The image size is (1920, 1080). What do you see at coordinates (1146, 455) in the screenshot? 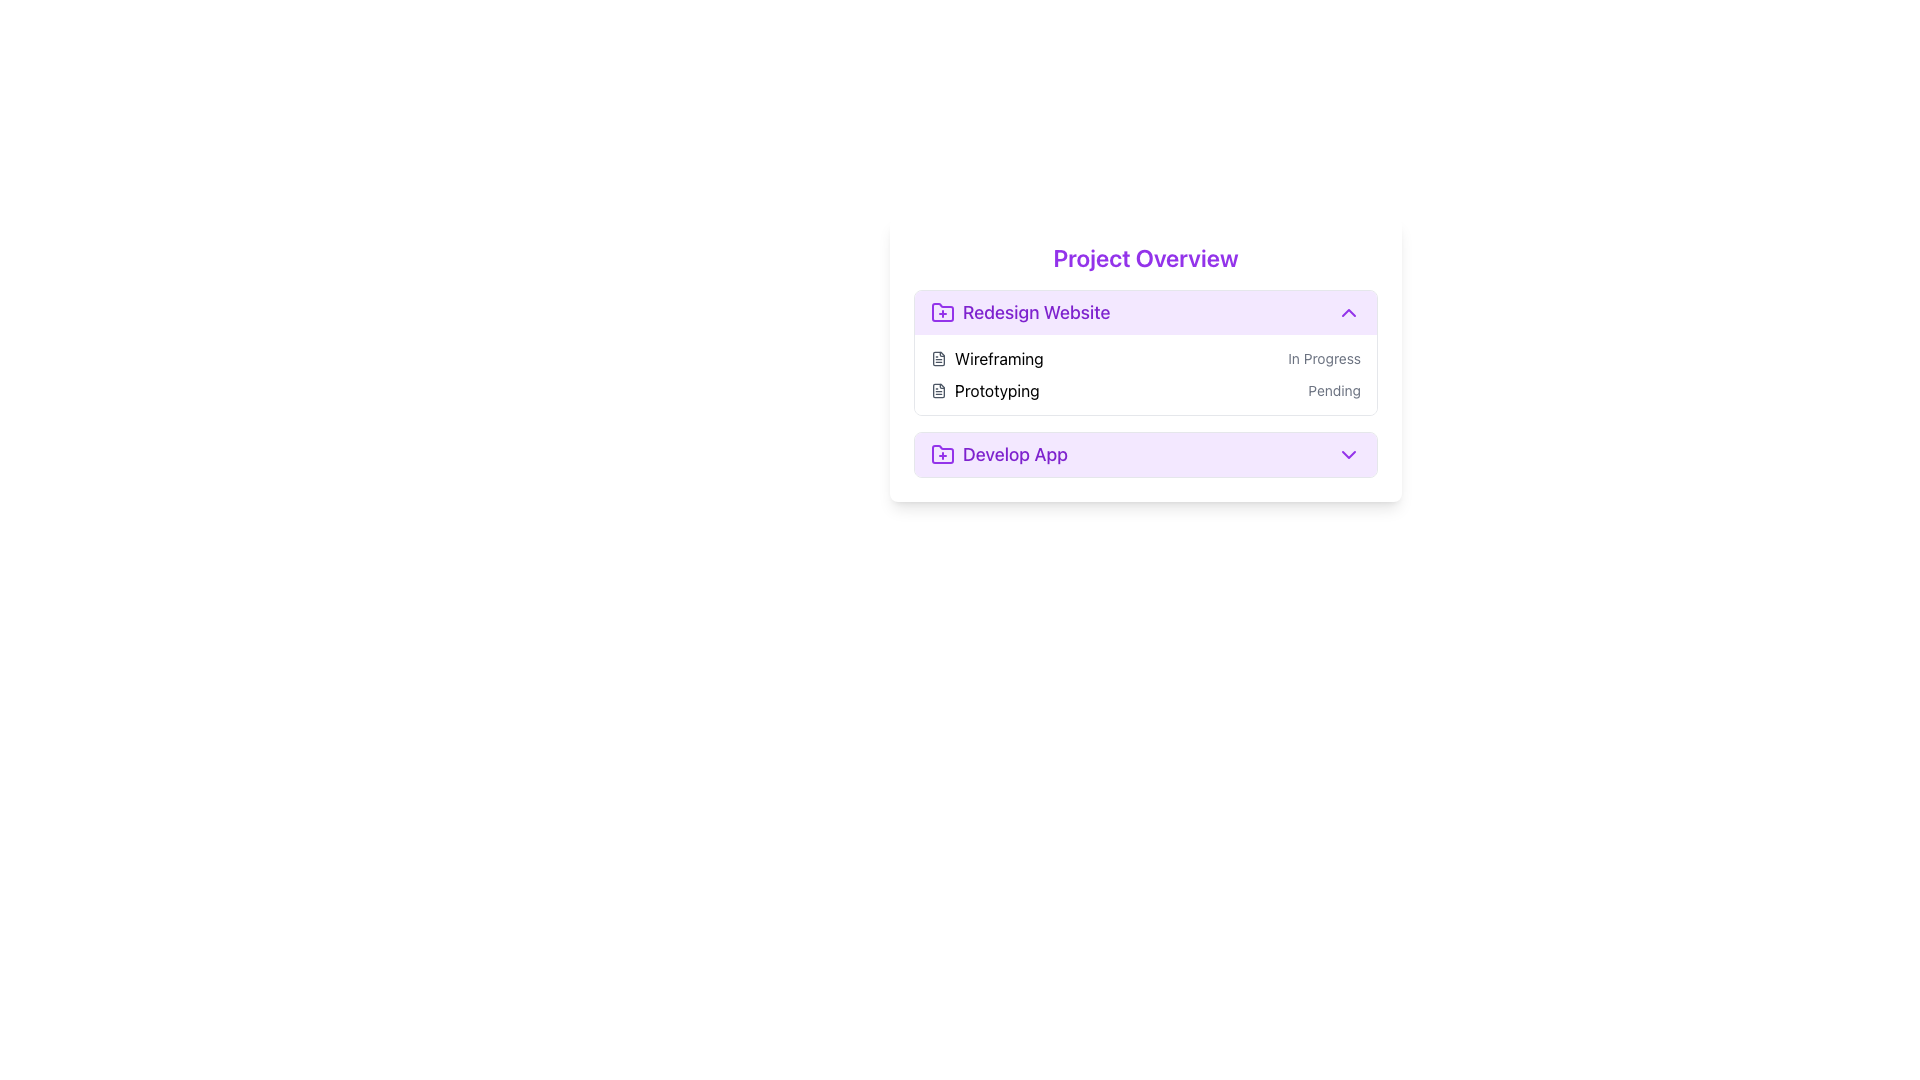
I see `the interactive button that expands or collapses the 'Develop App' section, located below the 'Redesign Website' section` at bounding box center [1146, 455].